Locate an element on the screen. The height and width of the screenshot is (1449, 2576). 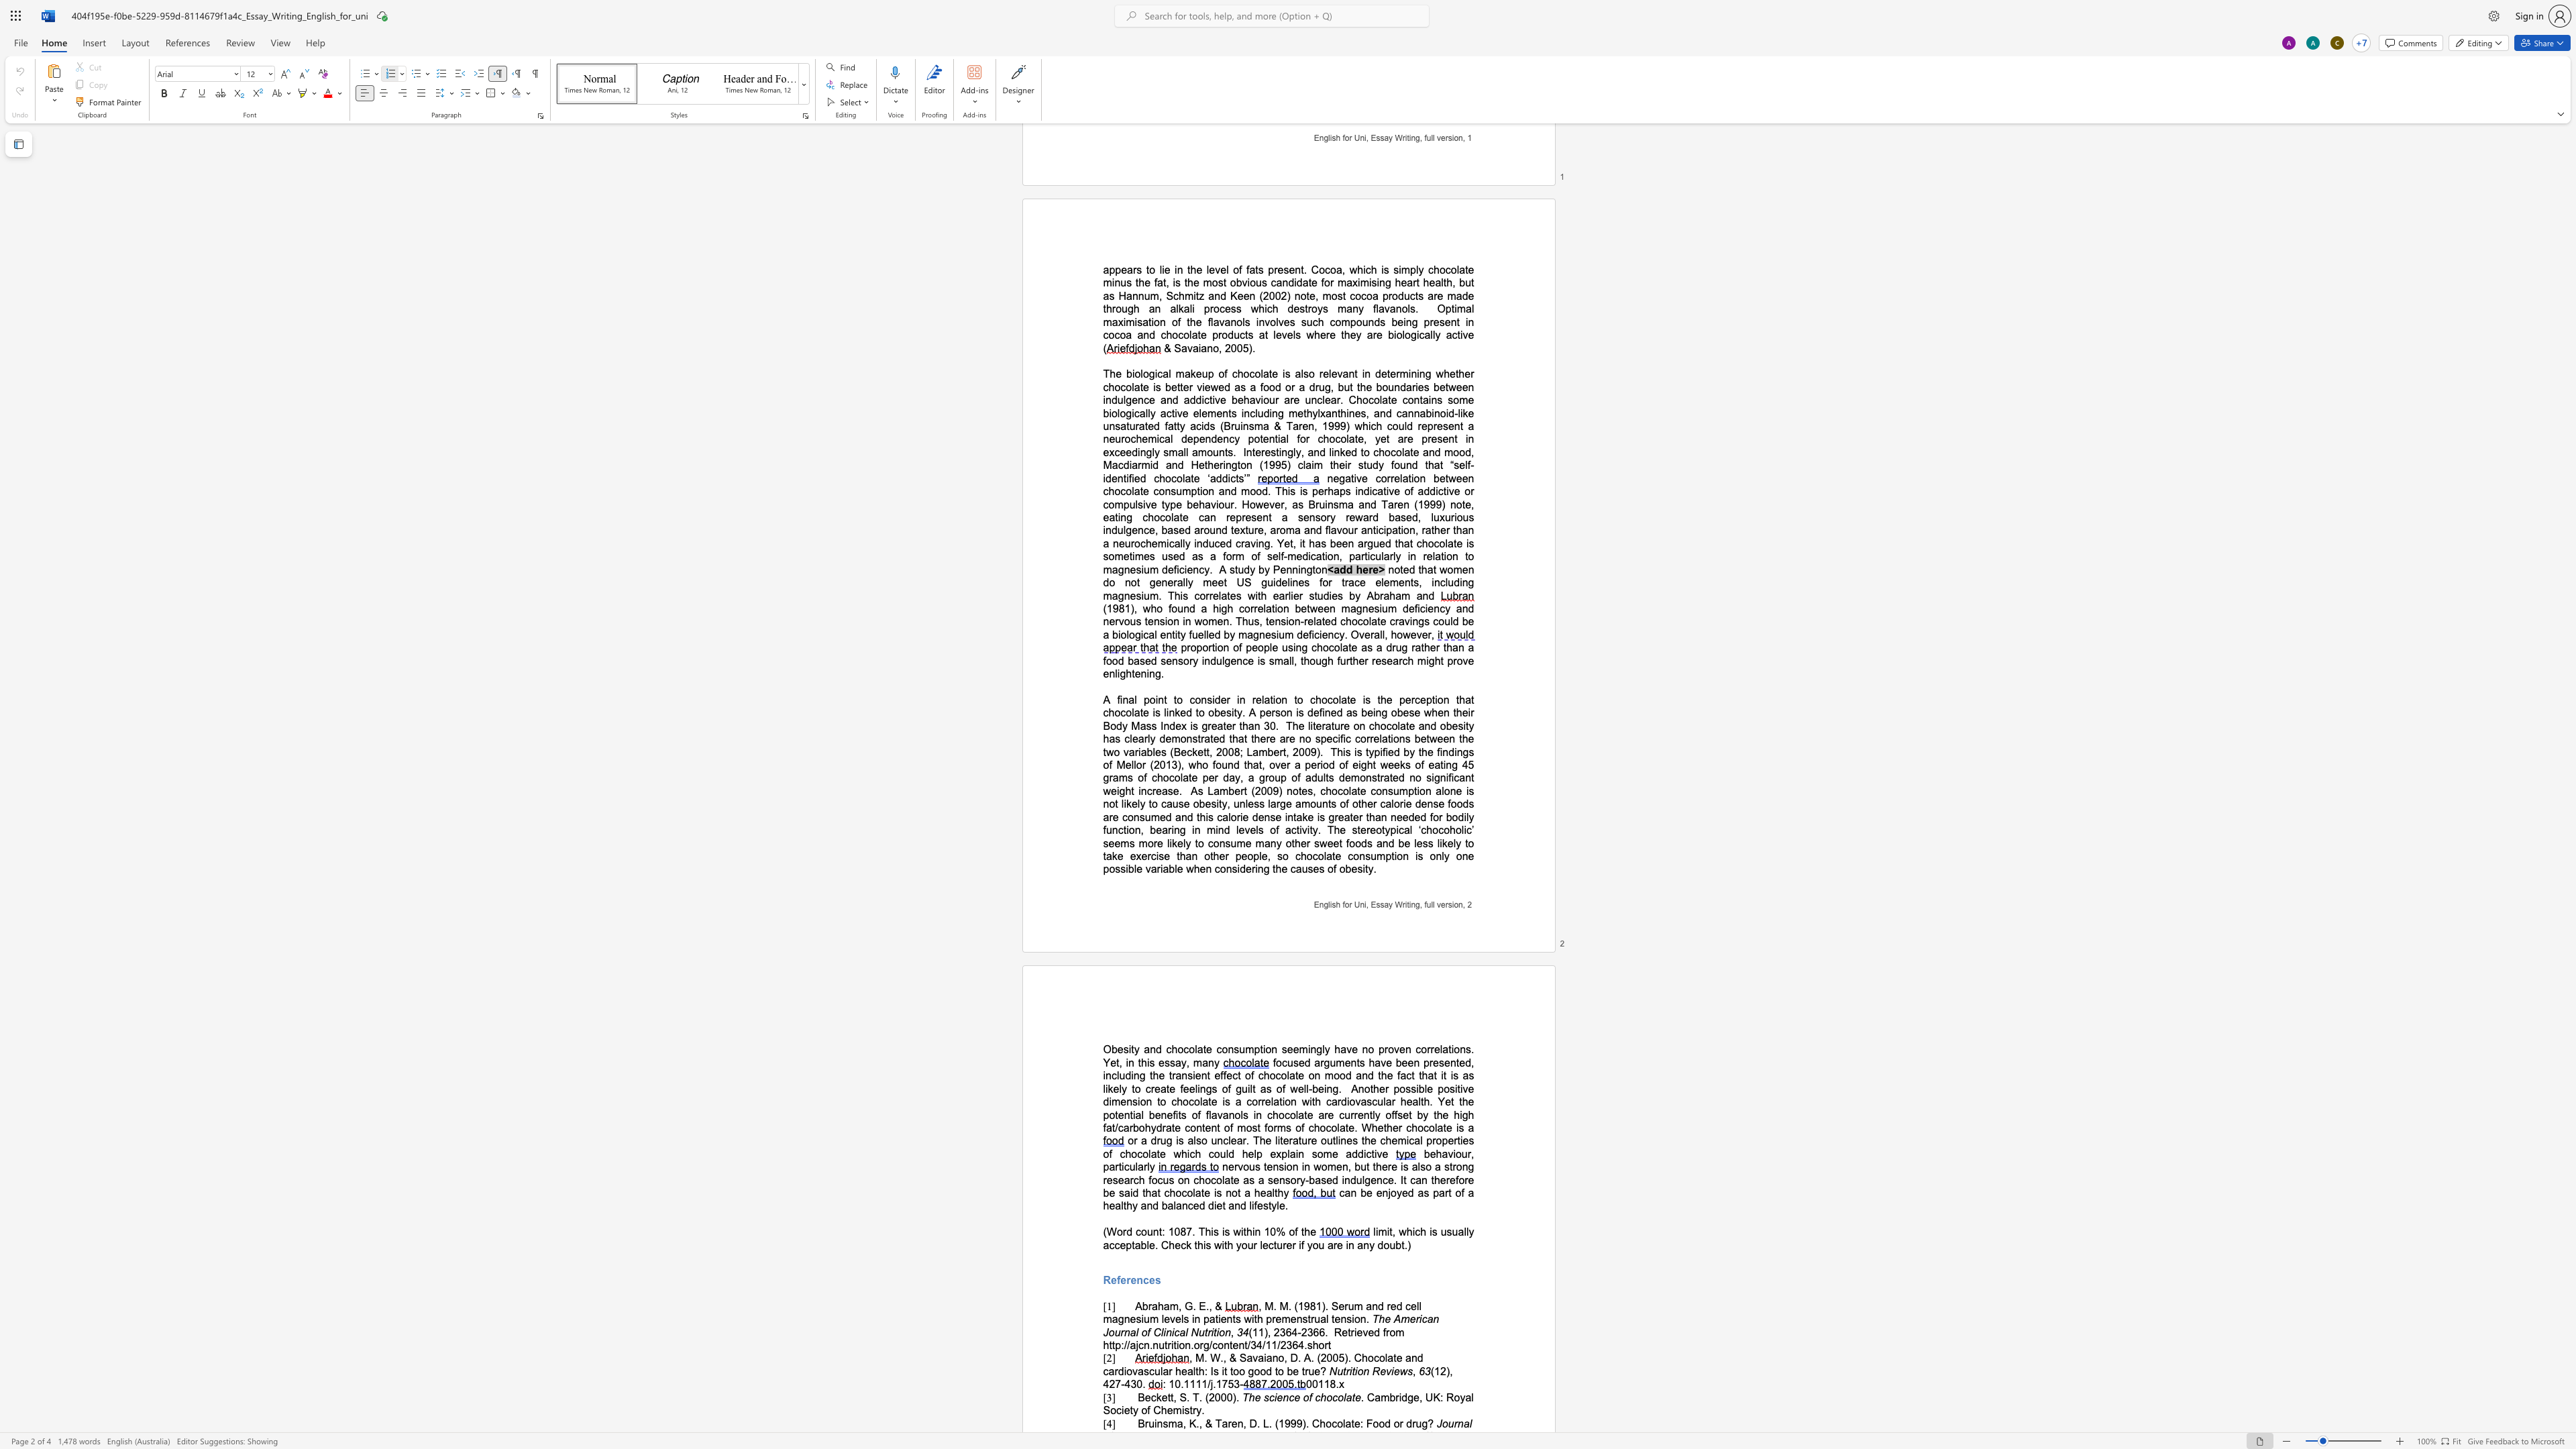
the space between the continuous character "(" and "2" in the text is located at coordinates (1208, 1397).